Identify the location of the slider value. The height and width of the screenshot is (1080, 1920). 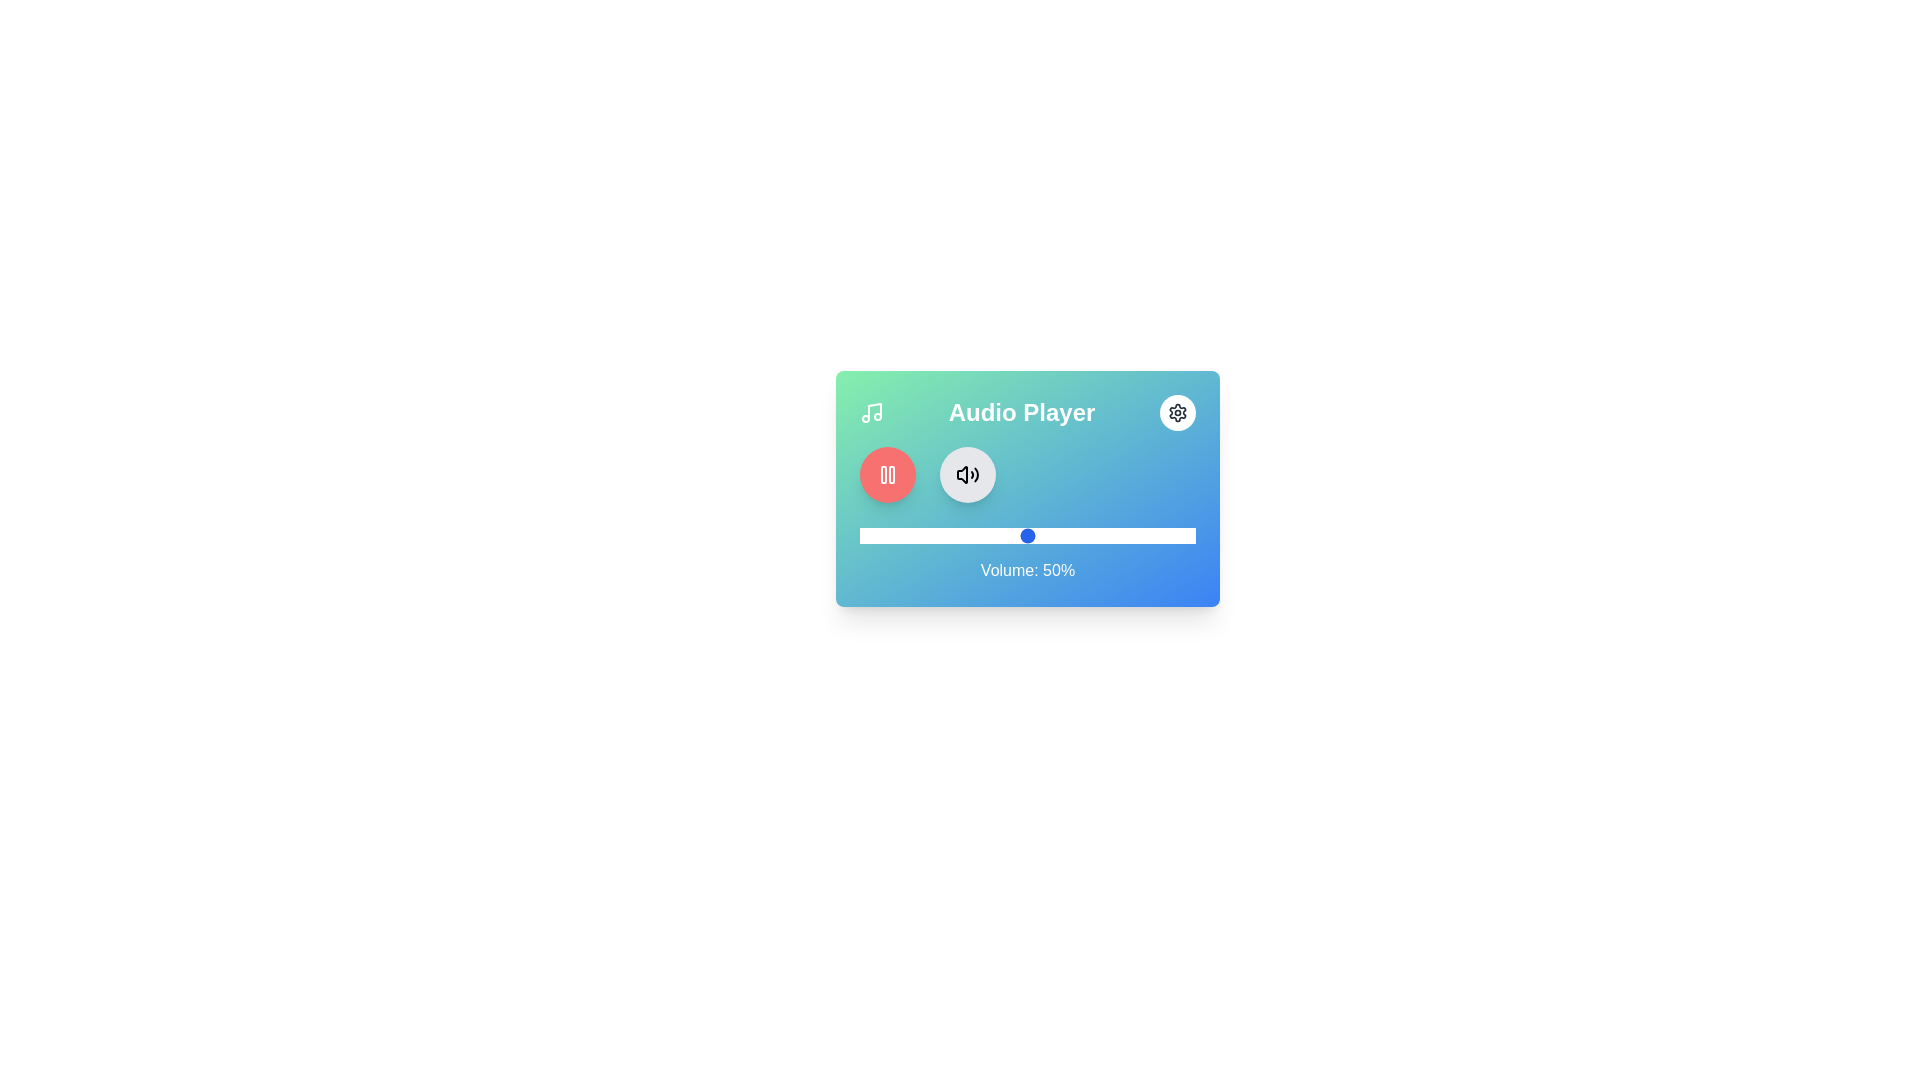
(994, 535).